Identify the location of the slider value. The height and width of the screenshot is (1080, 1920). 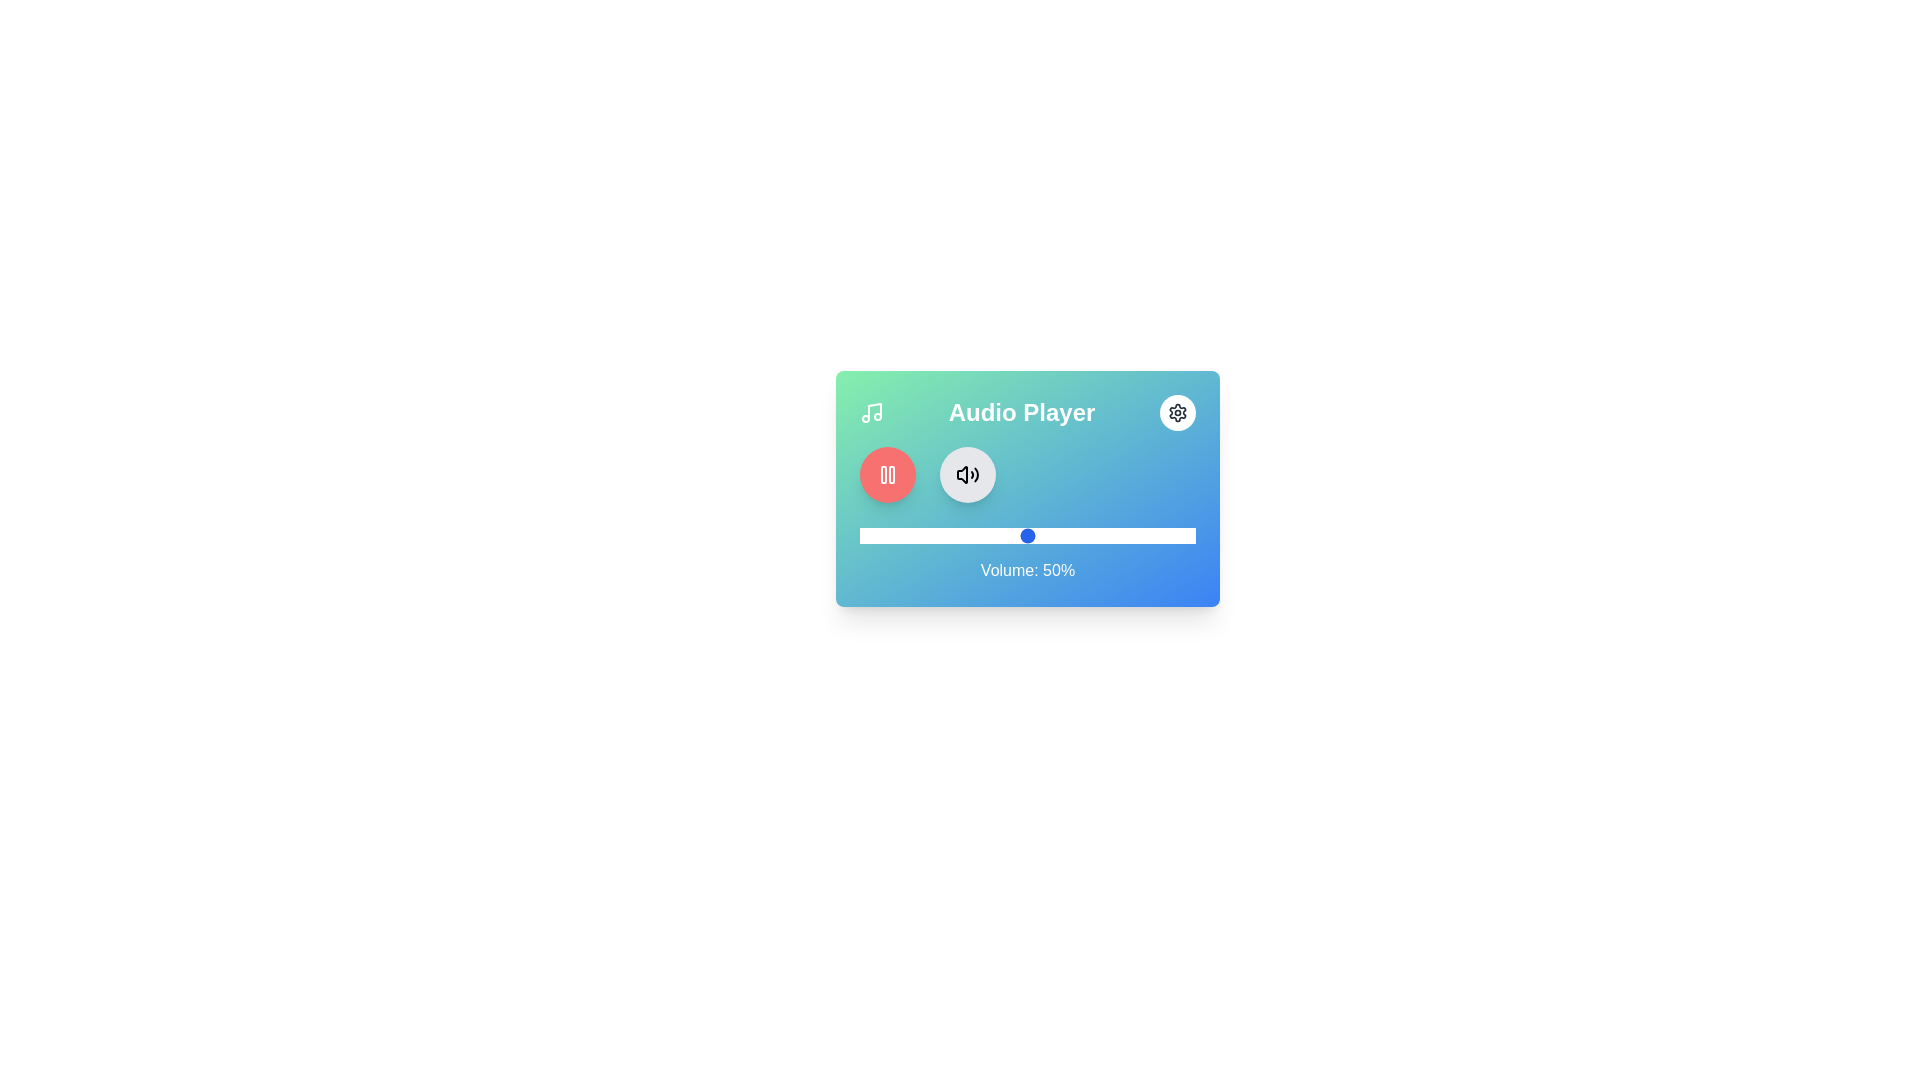
(994, 535).